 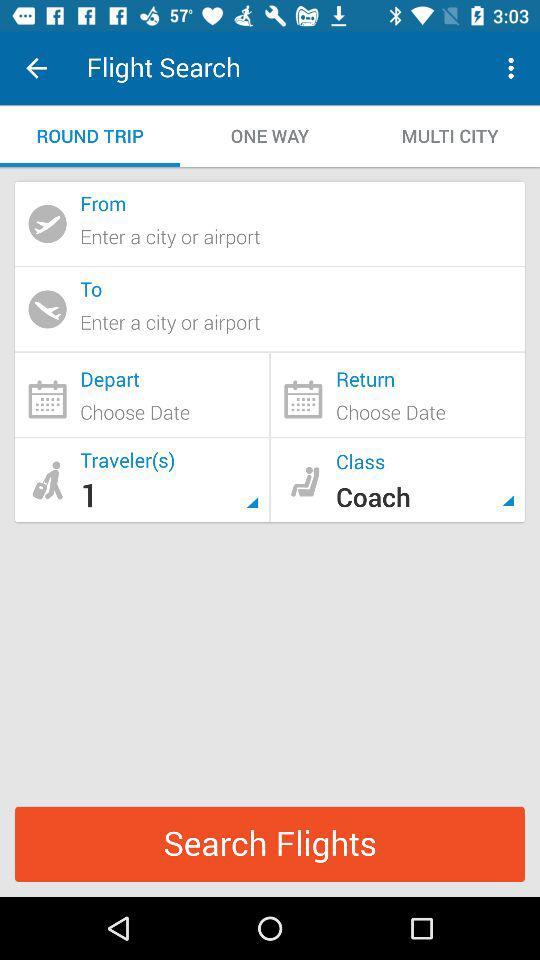 What do you see at coordinates (89, 135) in the screenshot?
I see `icon next to the one way icon` at bounding box center [89, 135].